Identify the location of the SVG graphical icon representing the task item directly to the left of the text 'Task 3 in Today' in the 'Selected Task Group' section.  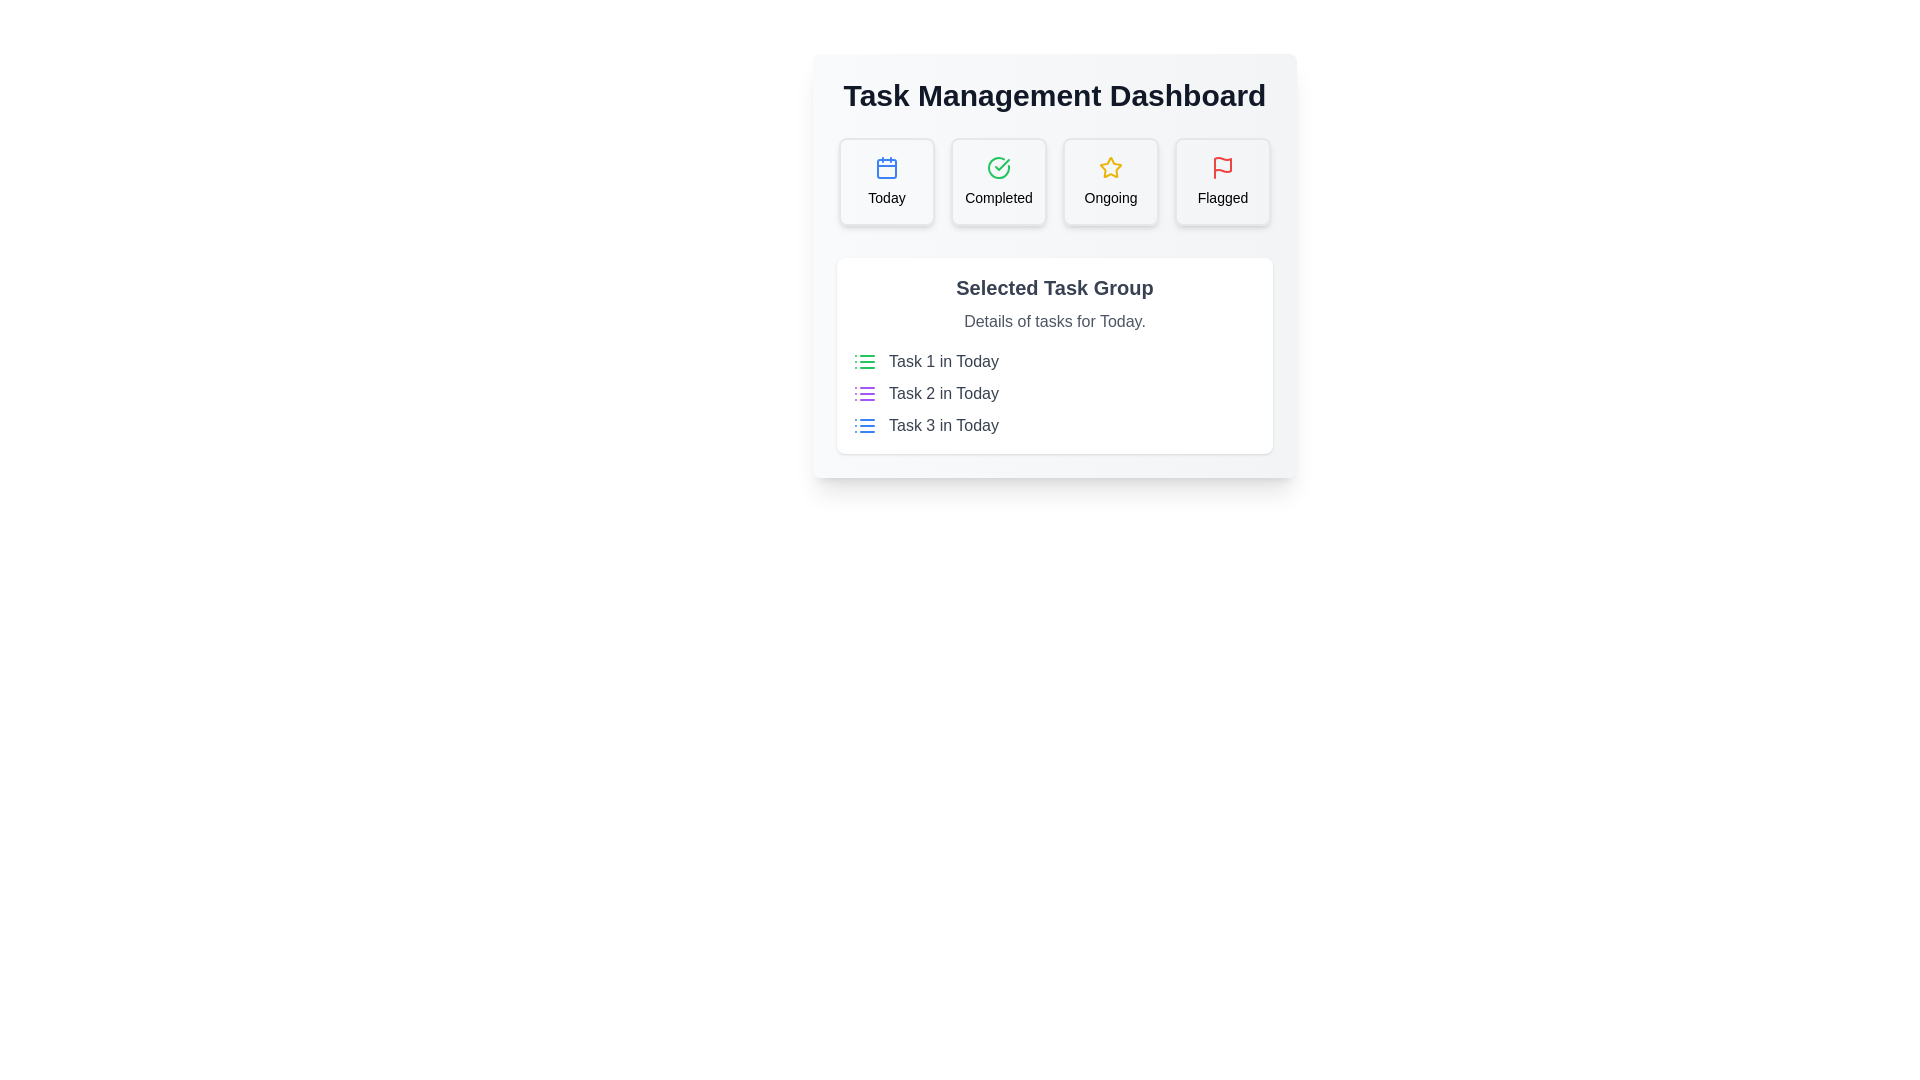
(864, 424).